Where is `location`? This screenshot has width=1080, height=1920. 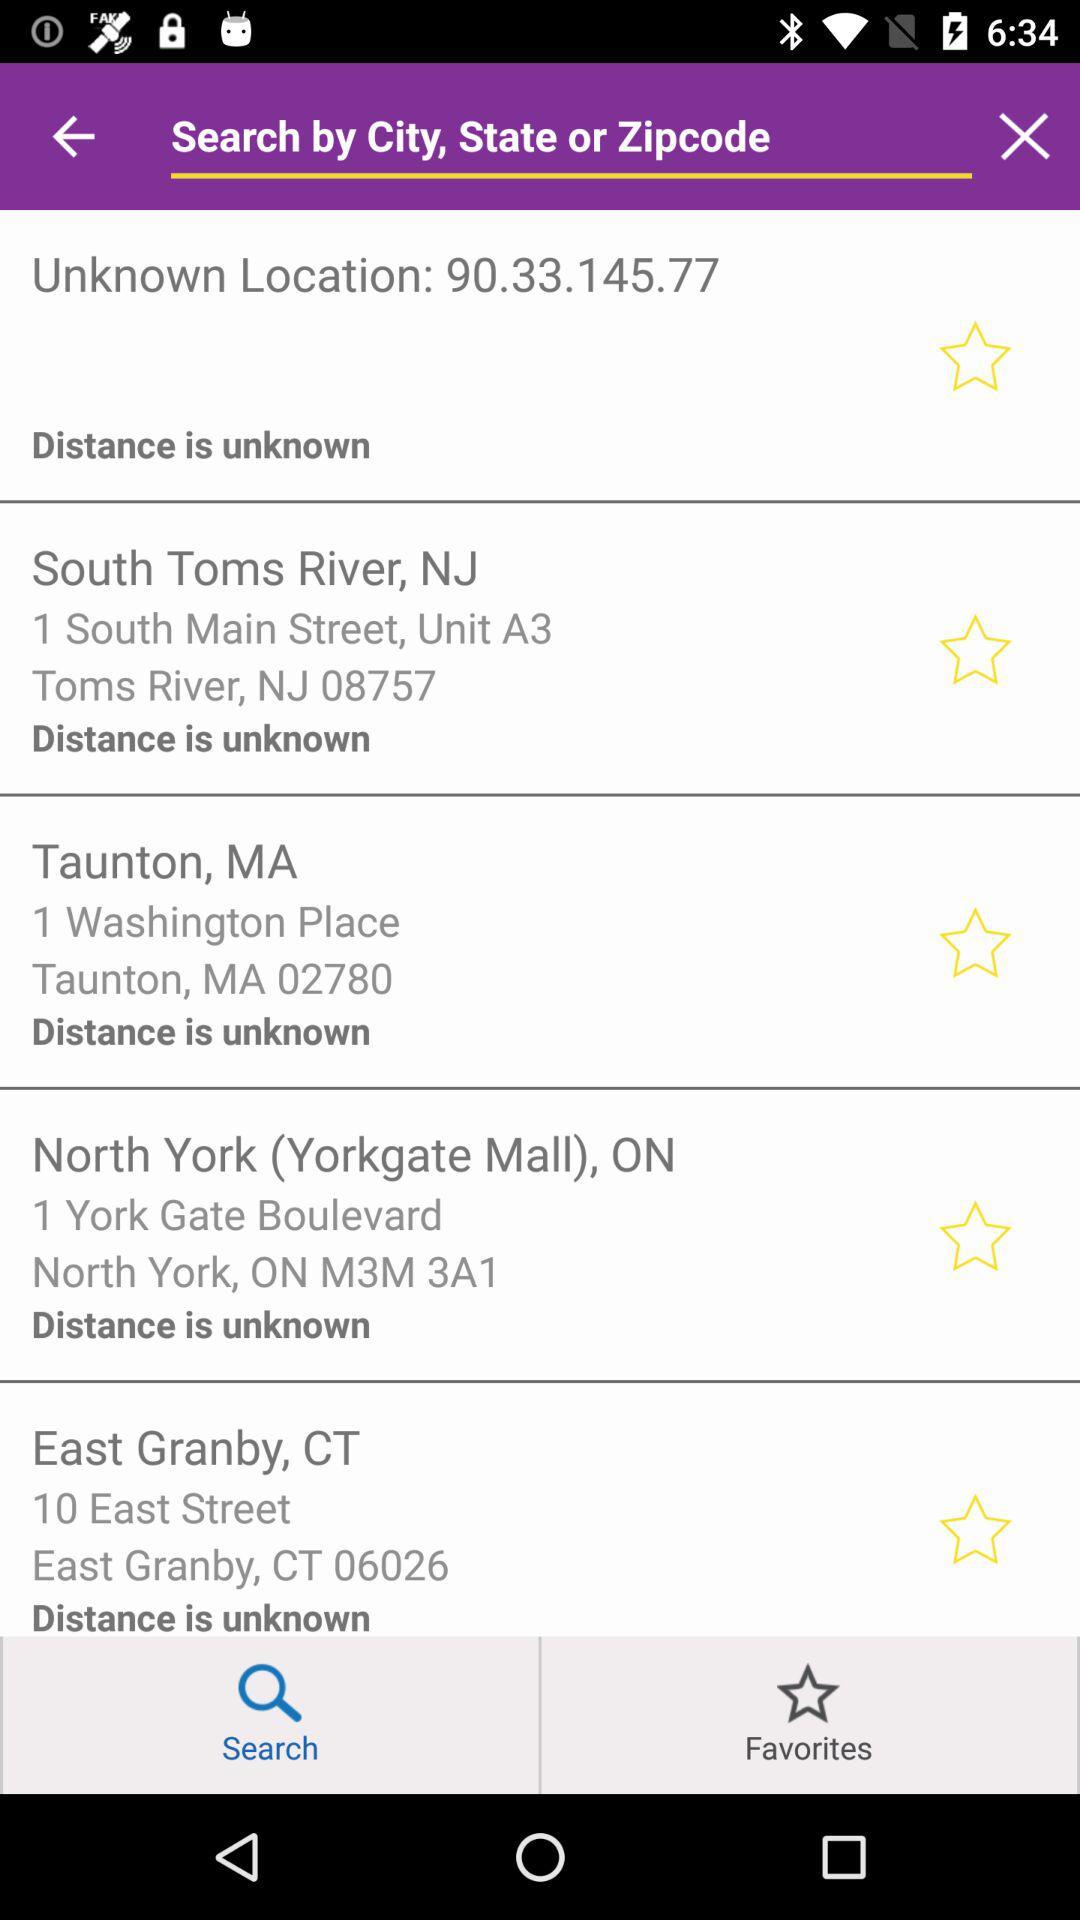 location is located at coordinates (973, 1233).